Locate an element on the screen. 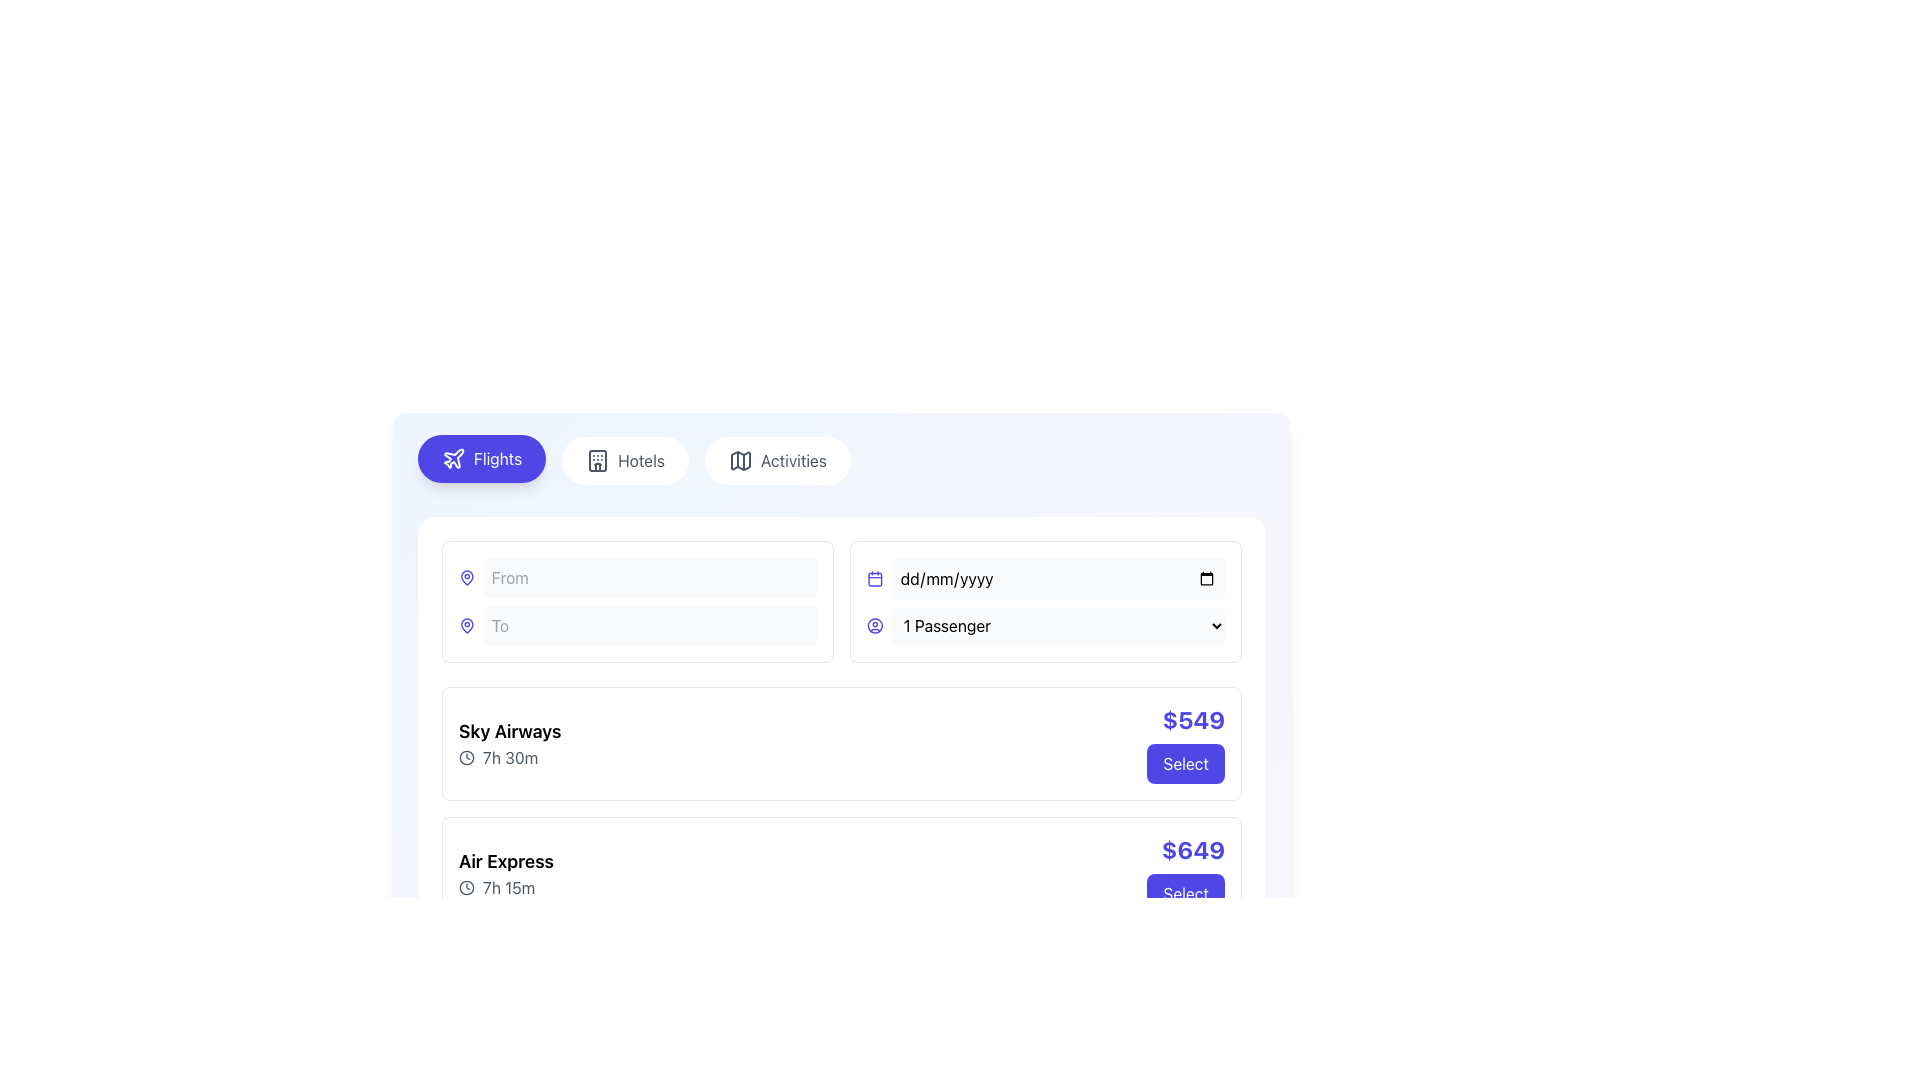 The image size is (1920, 1080). the starting location input icon located to the left of the 'From' input field in the search section of the UI is located at coordinates (466, 624).